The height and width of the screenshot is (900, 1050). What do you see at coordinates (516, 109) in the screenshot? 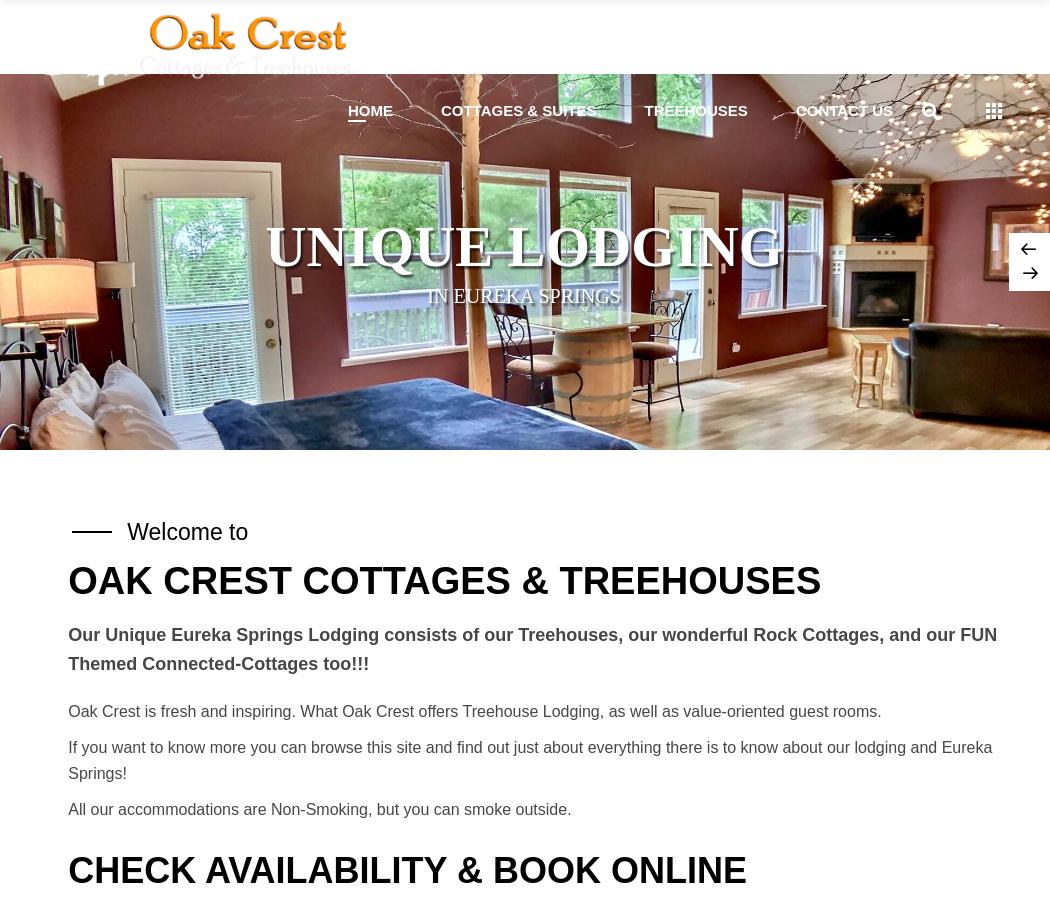
I see `'Cottages & Suites'` at bounding box center [516, 109].